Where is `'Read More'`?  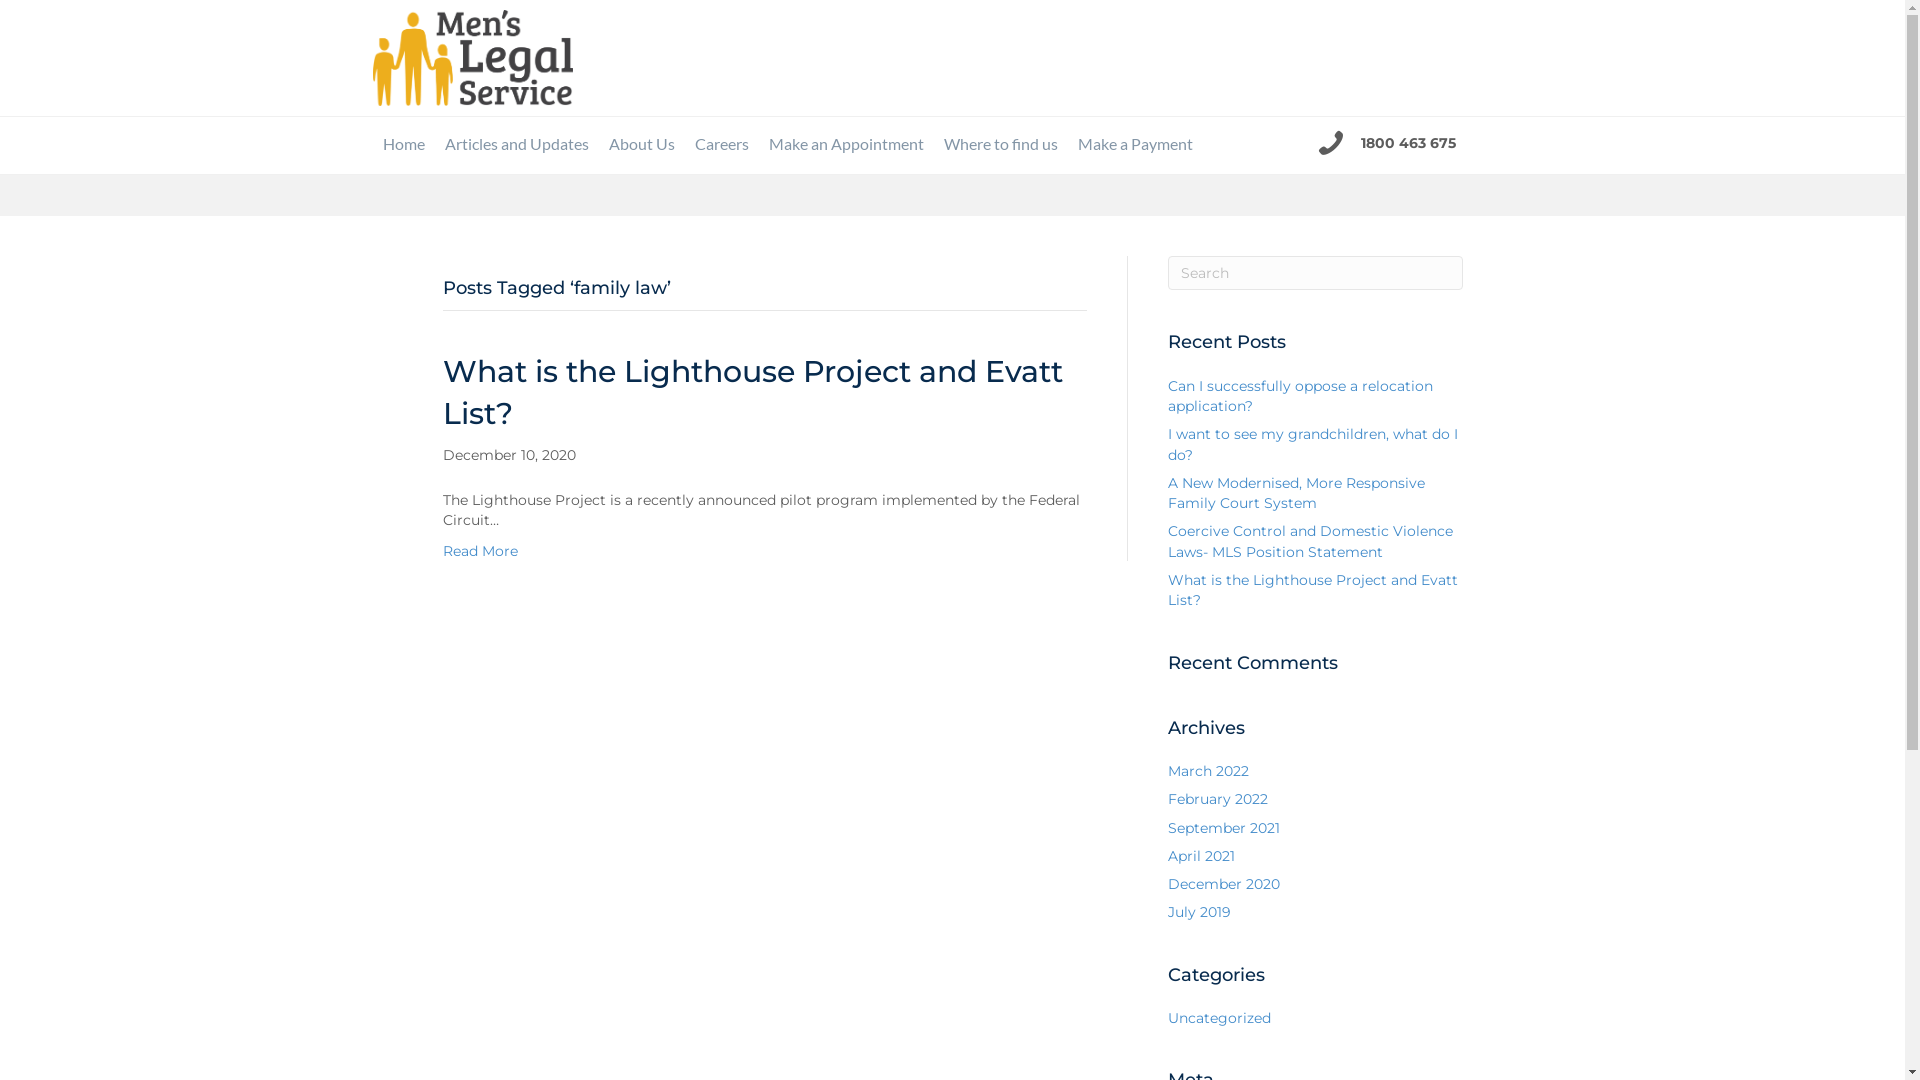 'Read More' is located at coordinates (478, 551).